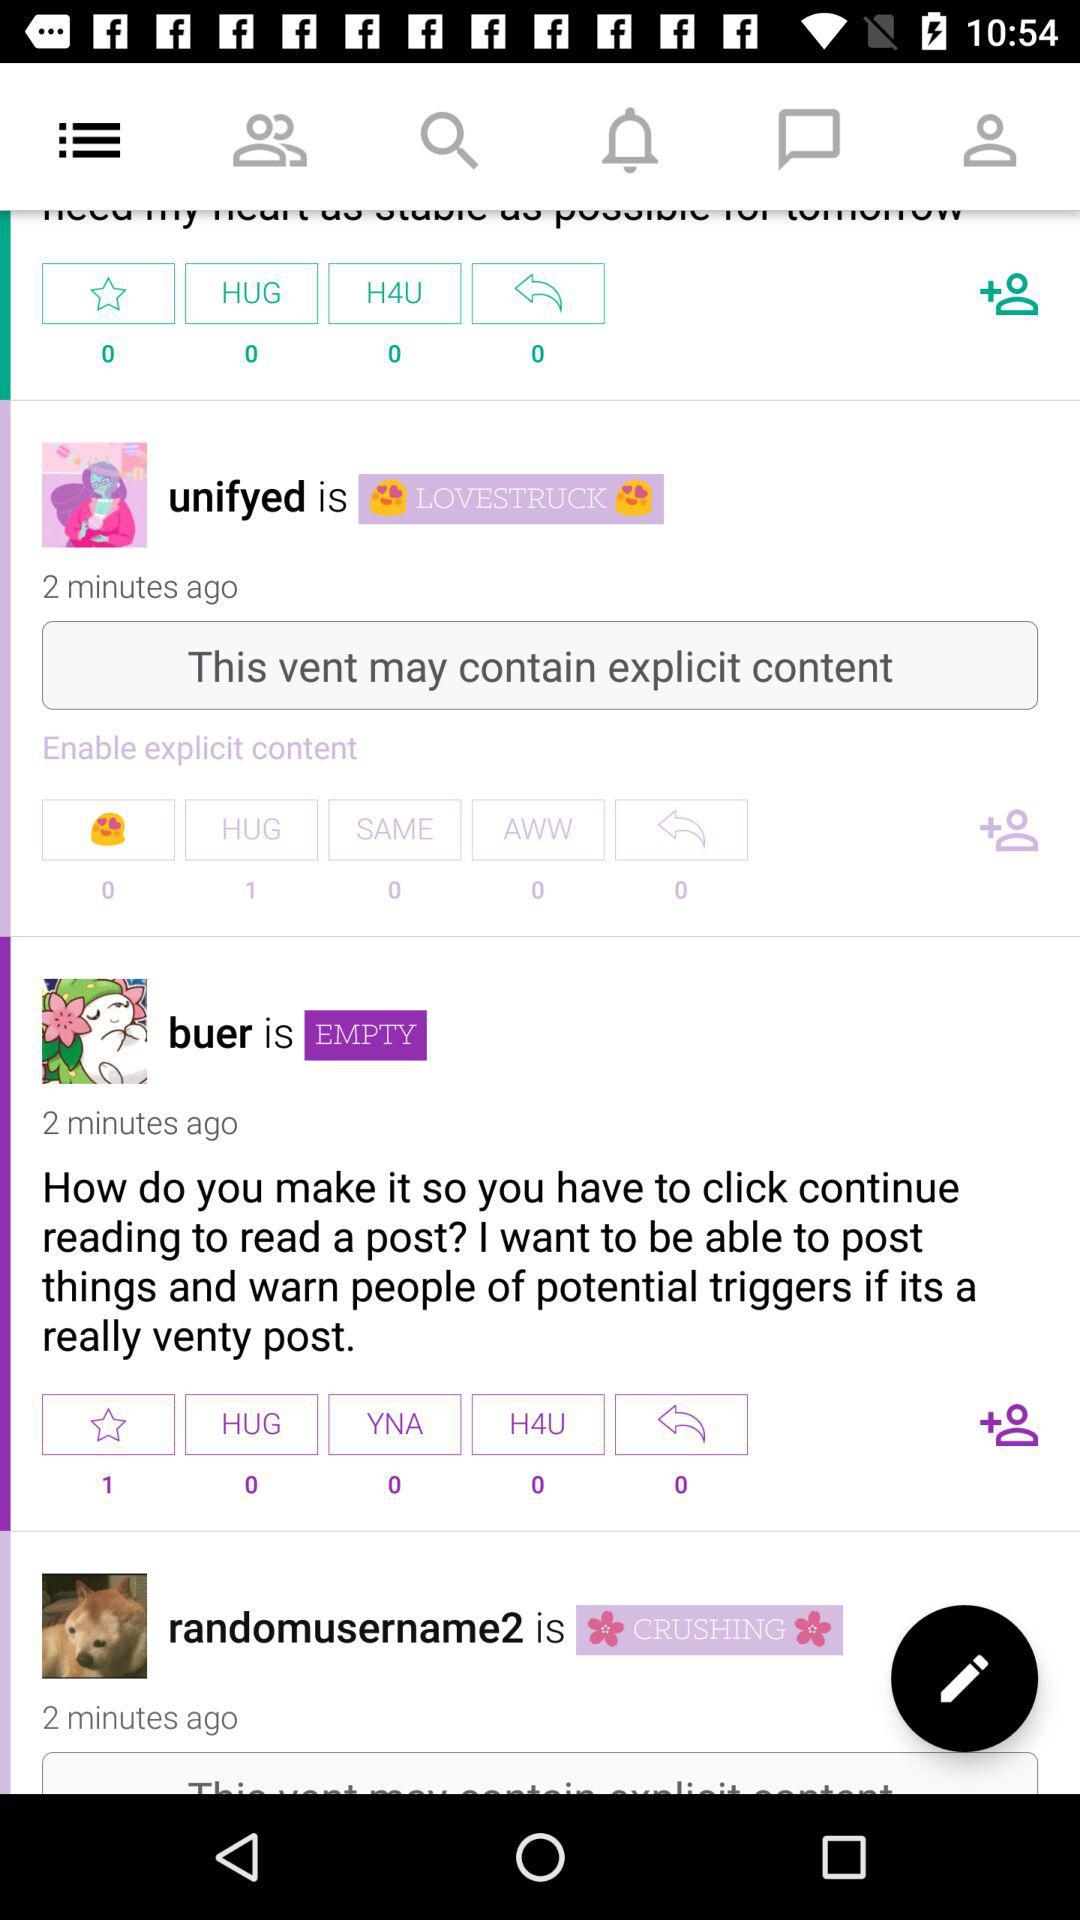  Describe the element at coordinates (94, 494) in the screenshot. I see `user avatar` at that location.